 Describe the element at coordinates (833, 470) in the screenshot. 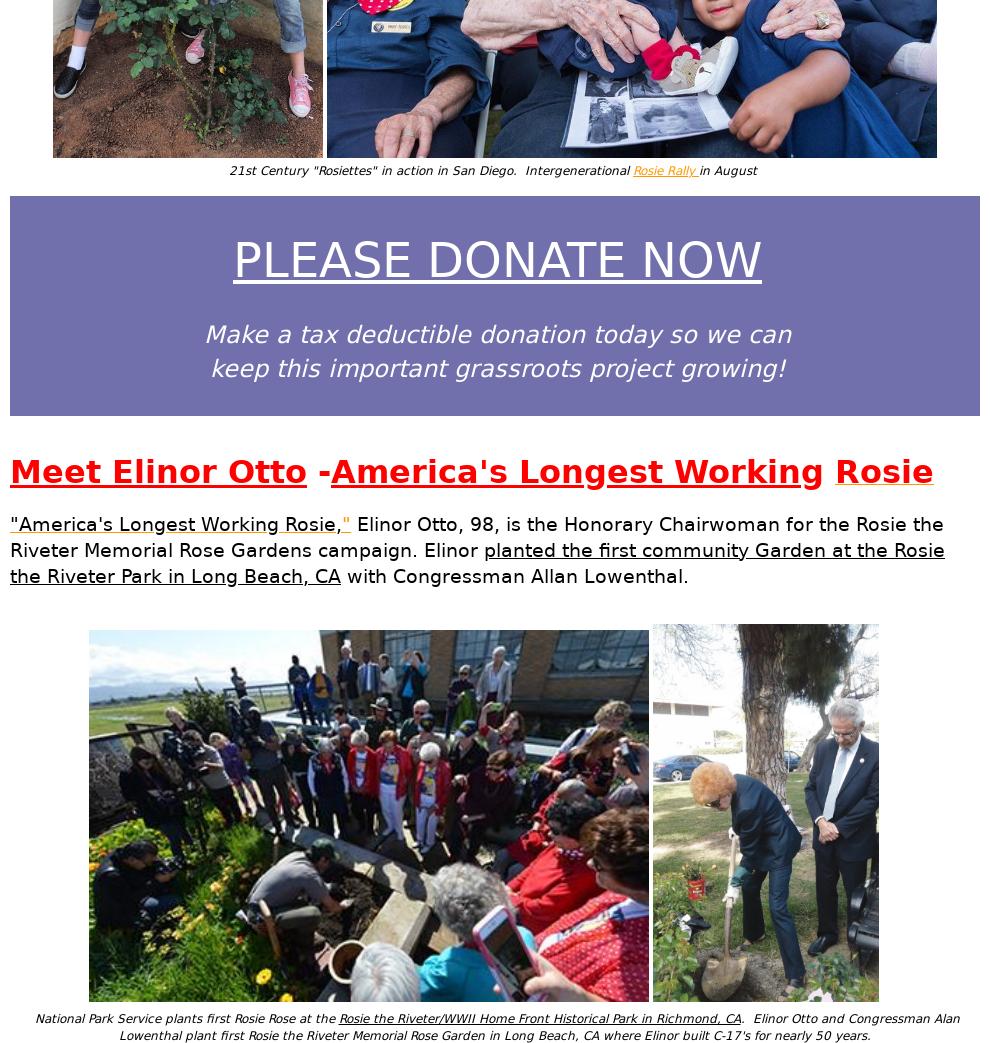

I see `'Rosie'` at that location.